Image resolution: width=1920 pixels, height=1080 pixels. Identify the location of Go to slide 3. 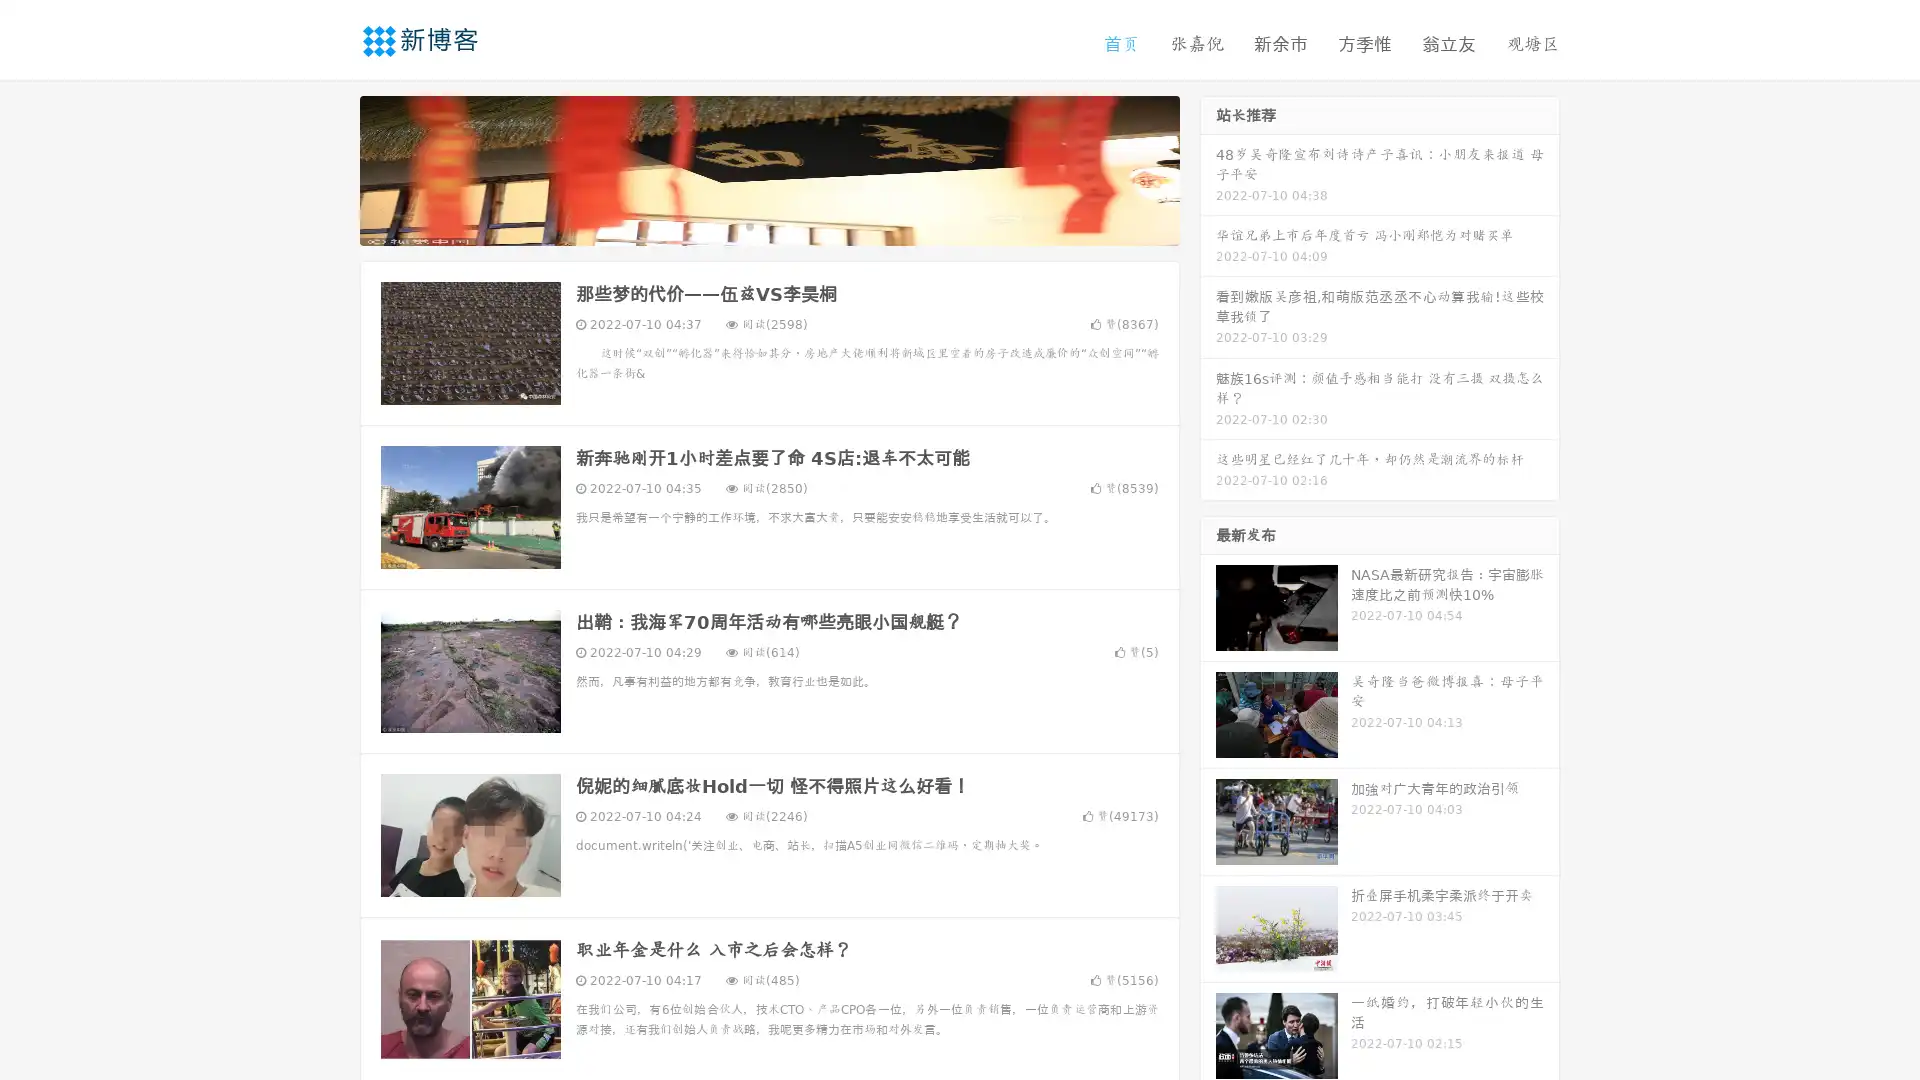
(789, 225).